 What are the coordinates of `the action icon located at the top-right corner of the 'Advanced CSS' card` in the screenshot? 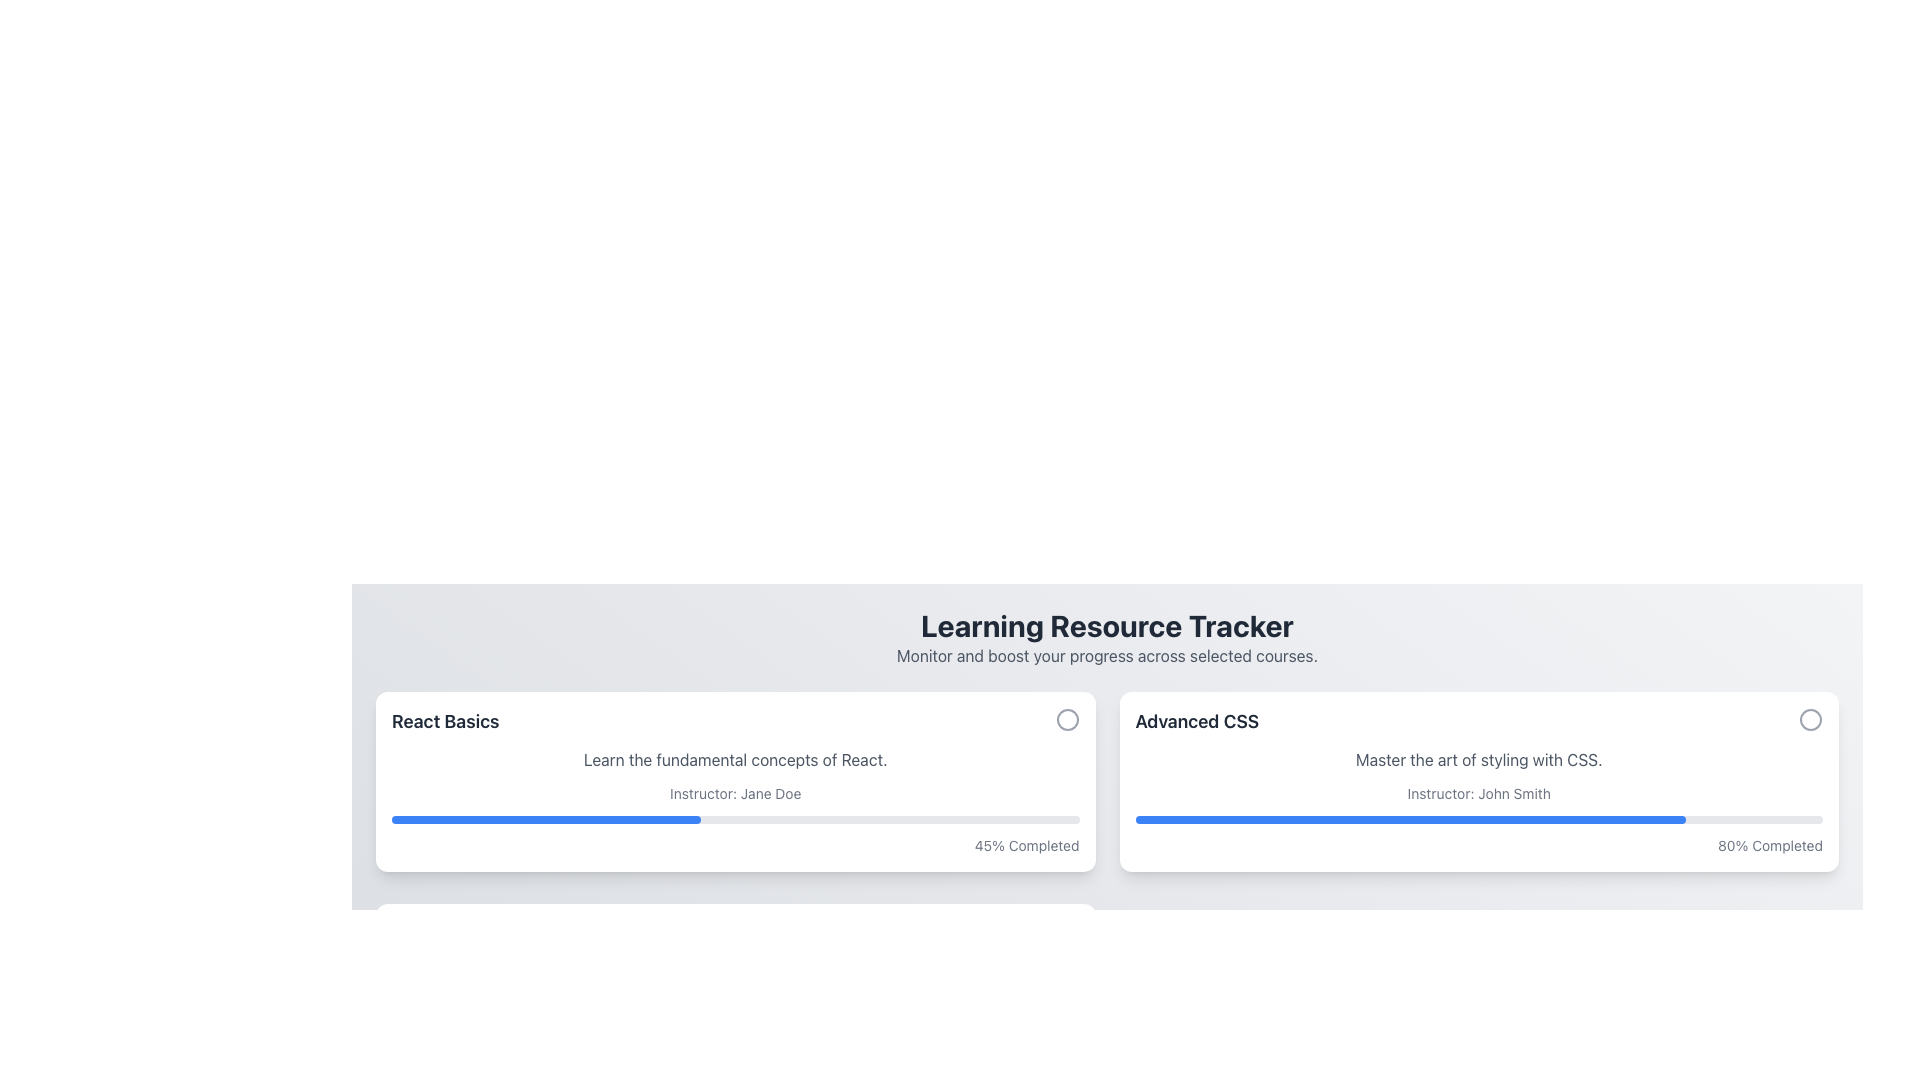 It's located at (1810, 720).